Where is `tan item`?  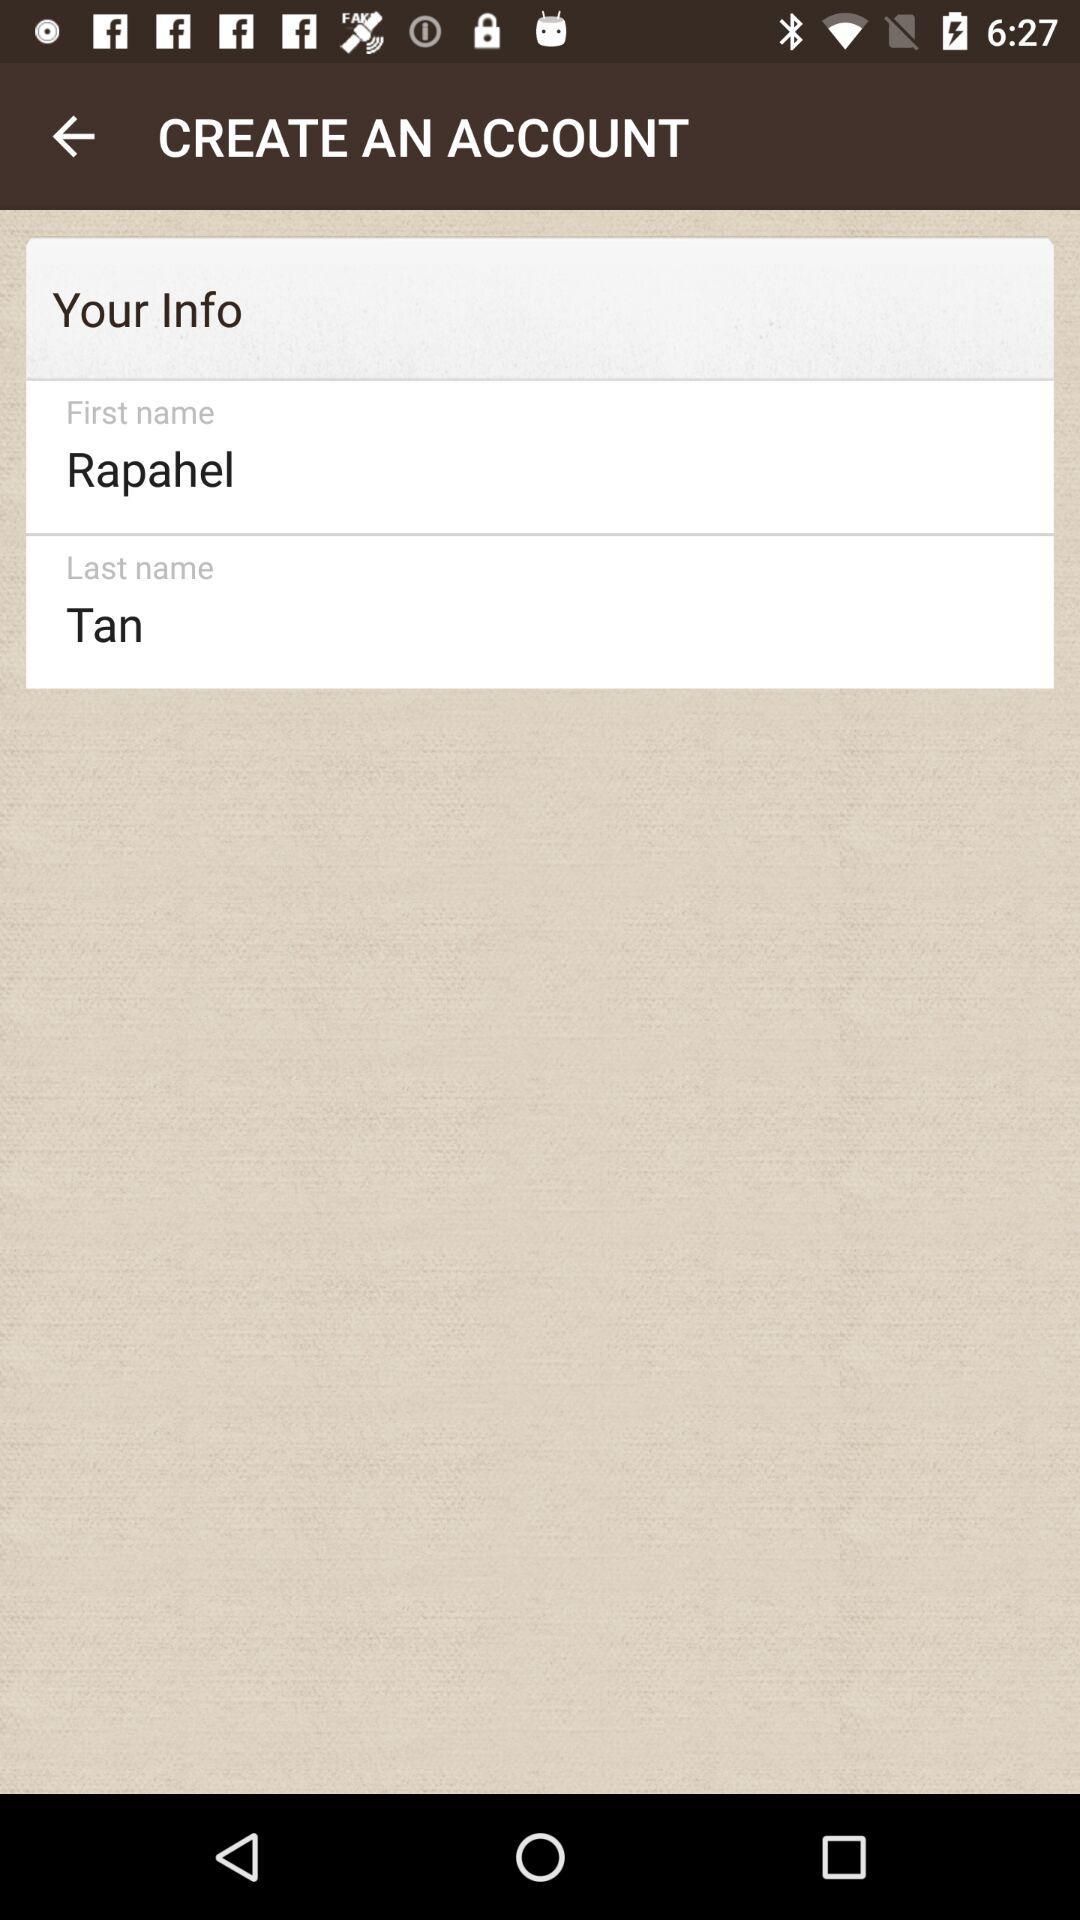 tan item is located at coordinates (530, 611).